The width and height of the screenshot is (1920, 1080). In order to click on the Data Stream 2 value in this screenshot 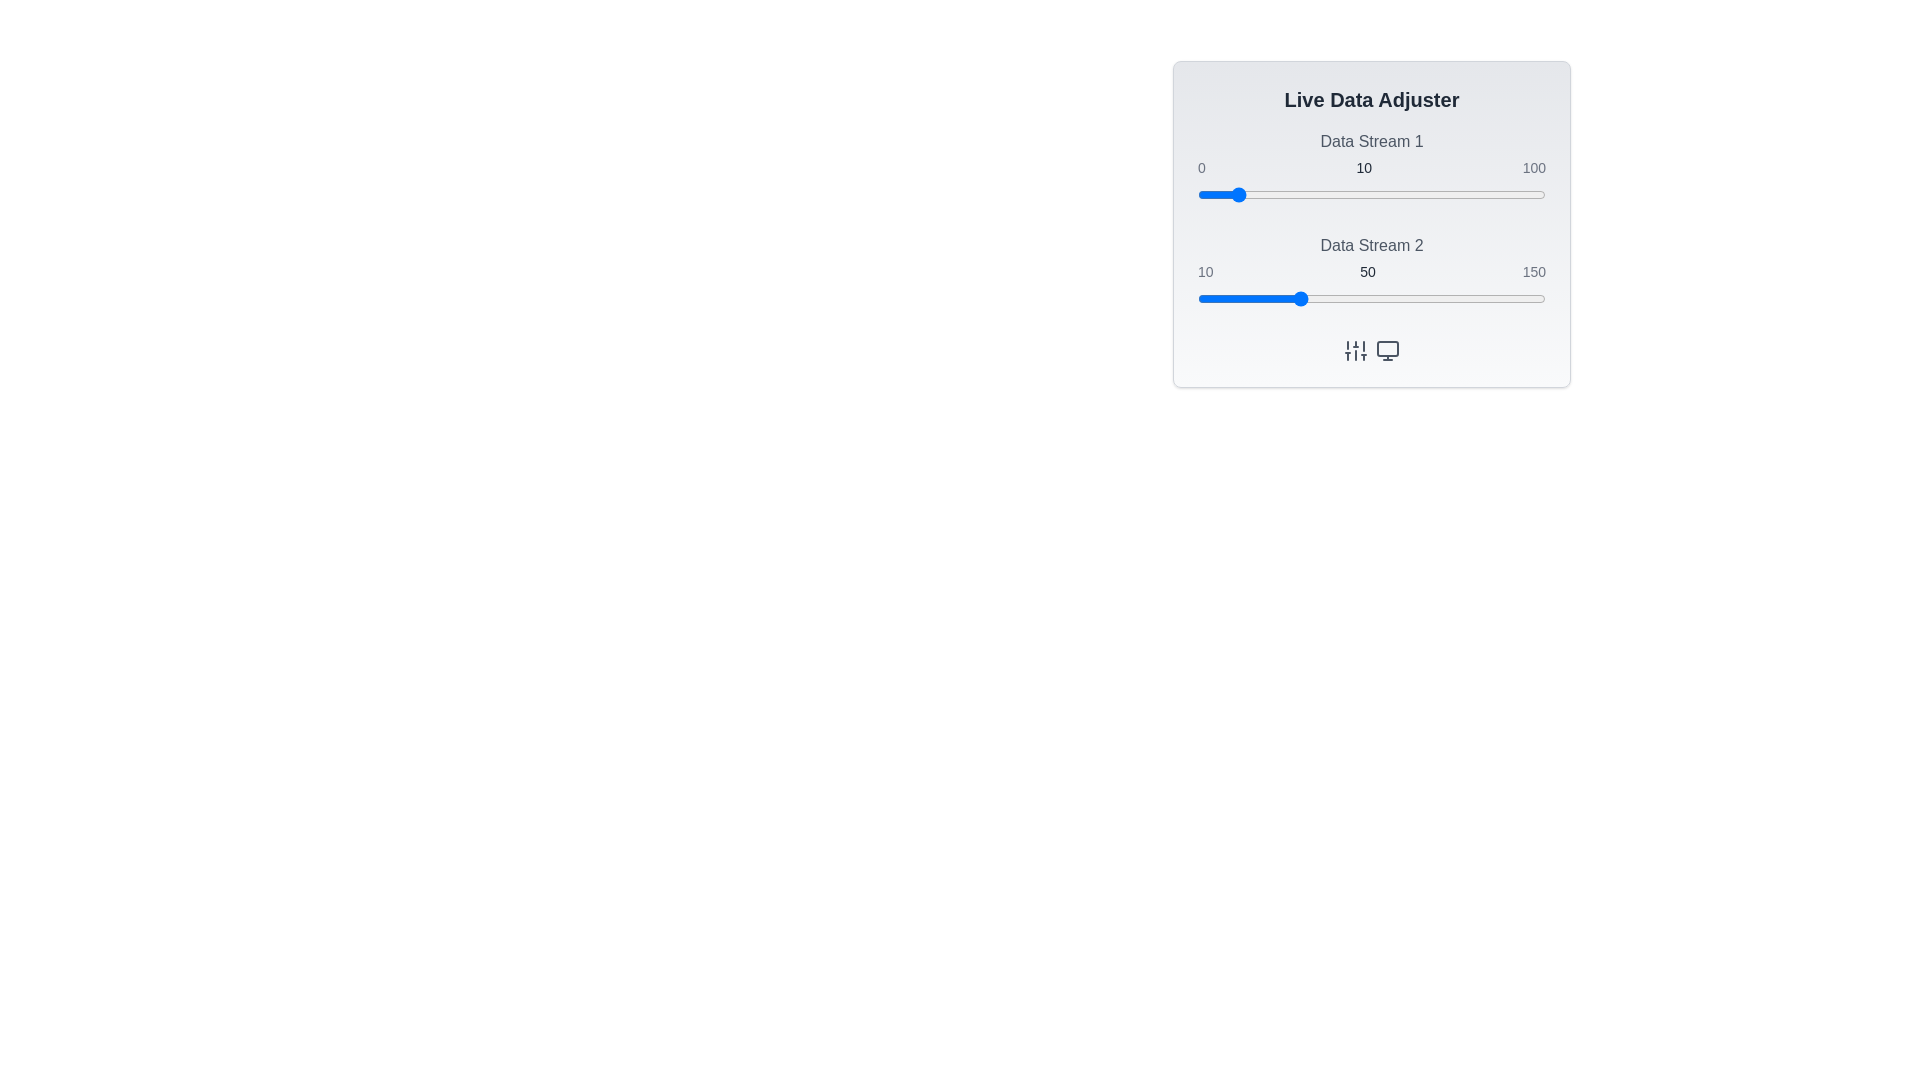, I will do `click(1221, 299)`.